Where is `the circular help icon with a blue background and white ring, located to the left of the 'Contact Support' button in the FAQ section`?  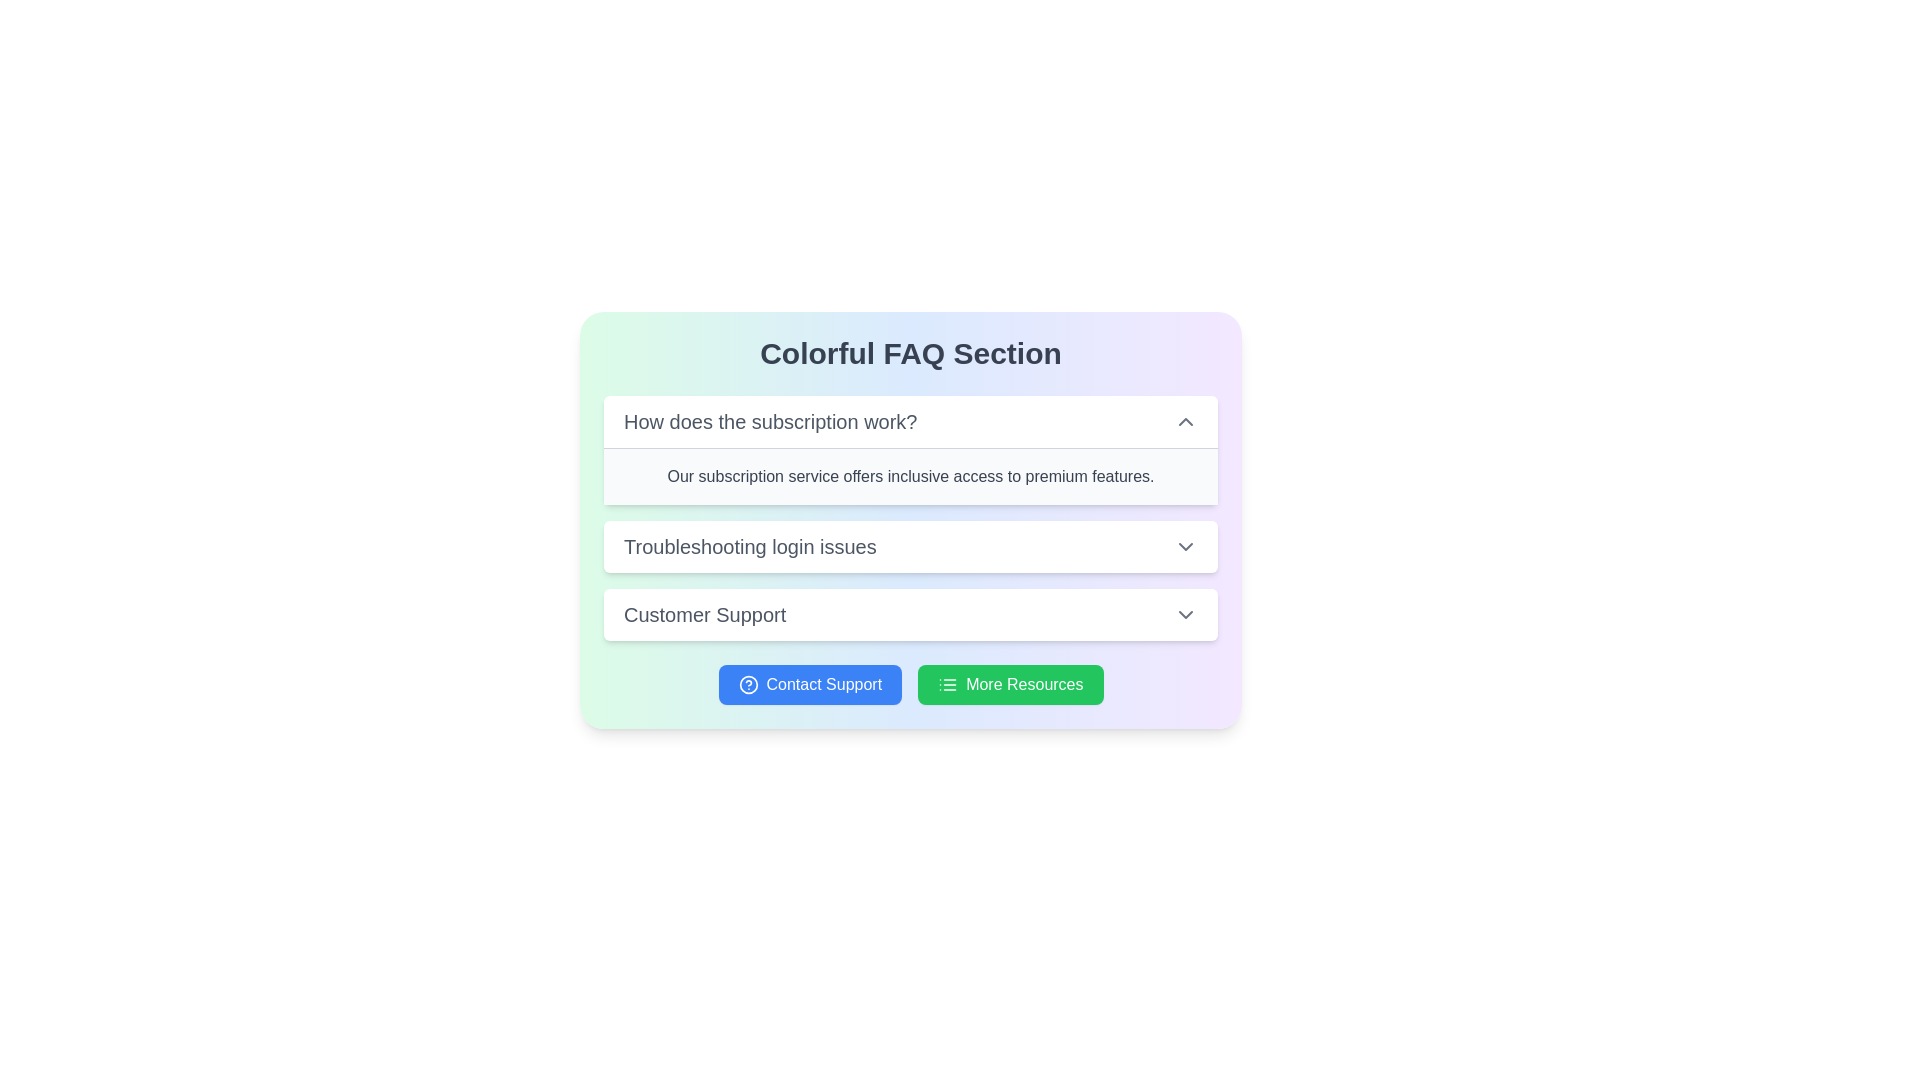 the circular help icon with a blue background and white ring, located to the left of the 'Contact Support' button in the FAQ section is located at coordinates (747, 684).